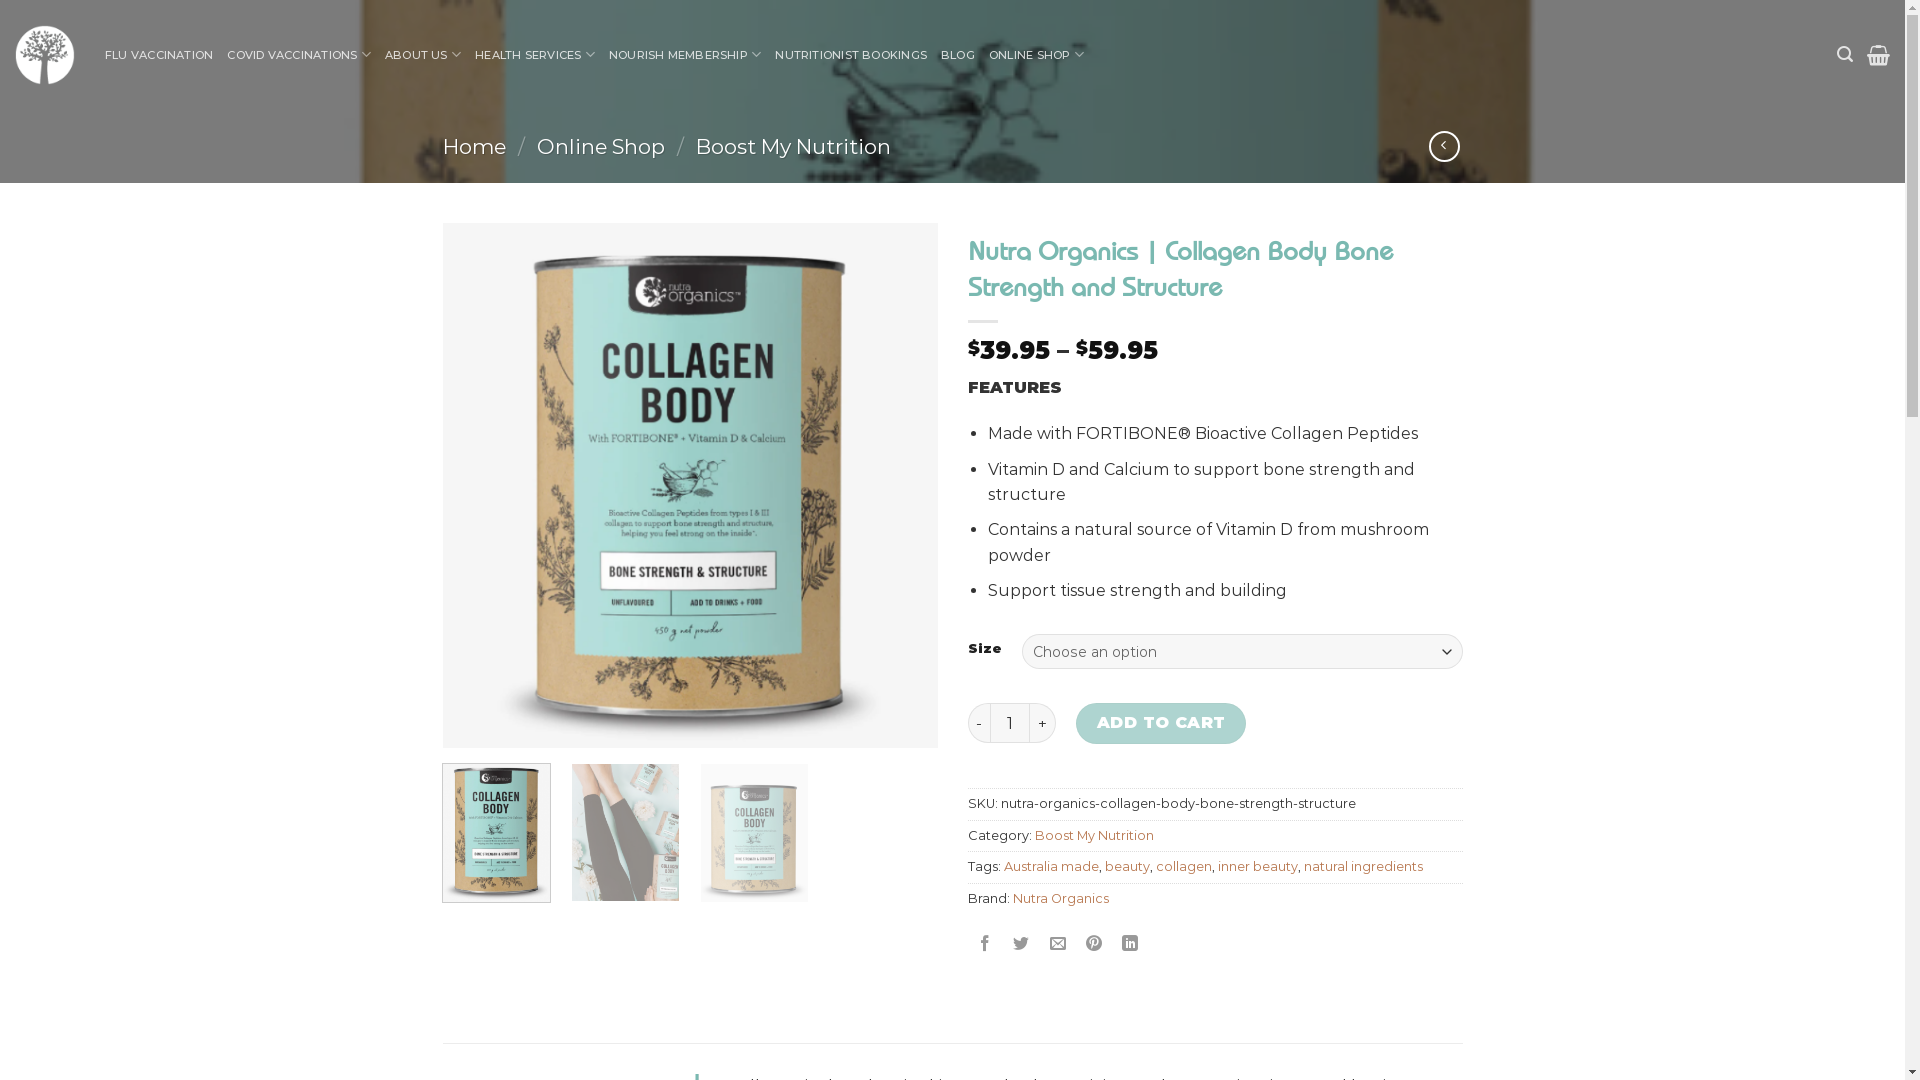  Describe the element at coordinates (1184, 865) in the screenshot. I see `'collagen'` at that location.